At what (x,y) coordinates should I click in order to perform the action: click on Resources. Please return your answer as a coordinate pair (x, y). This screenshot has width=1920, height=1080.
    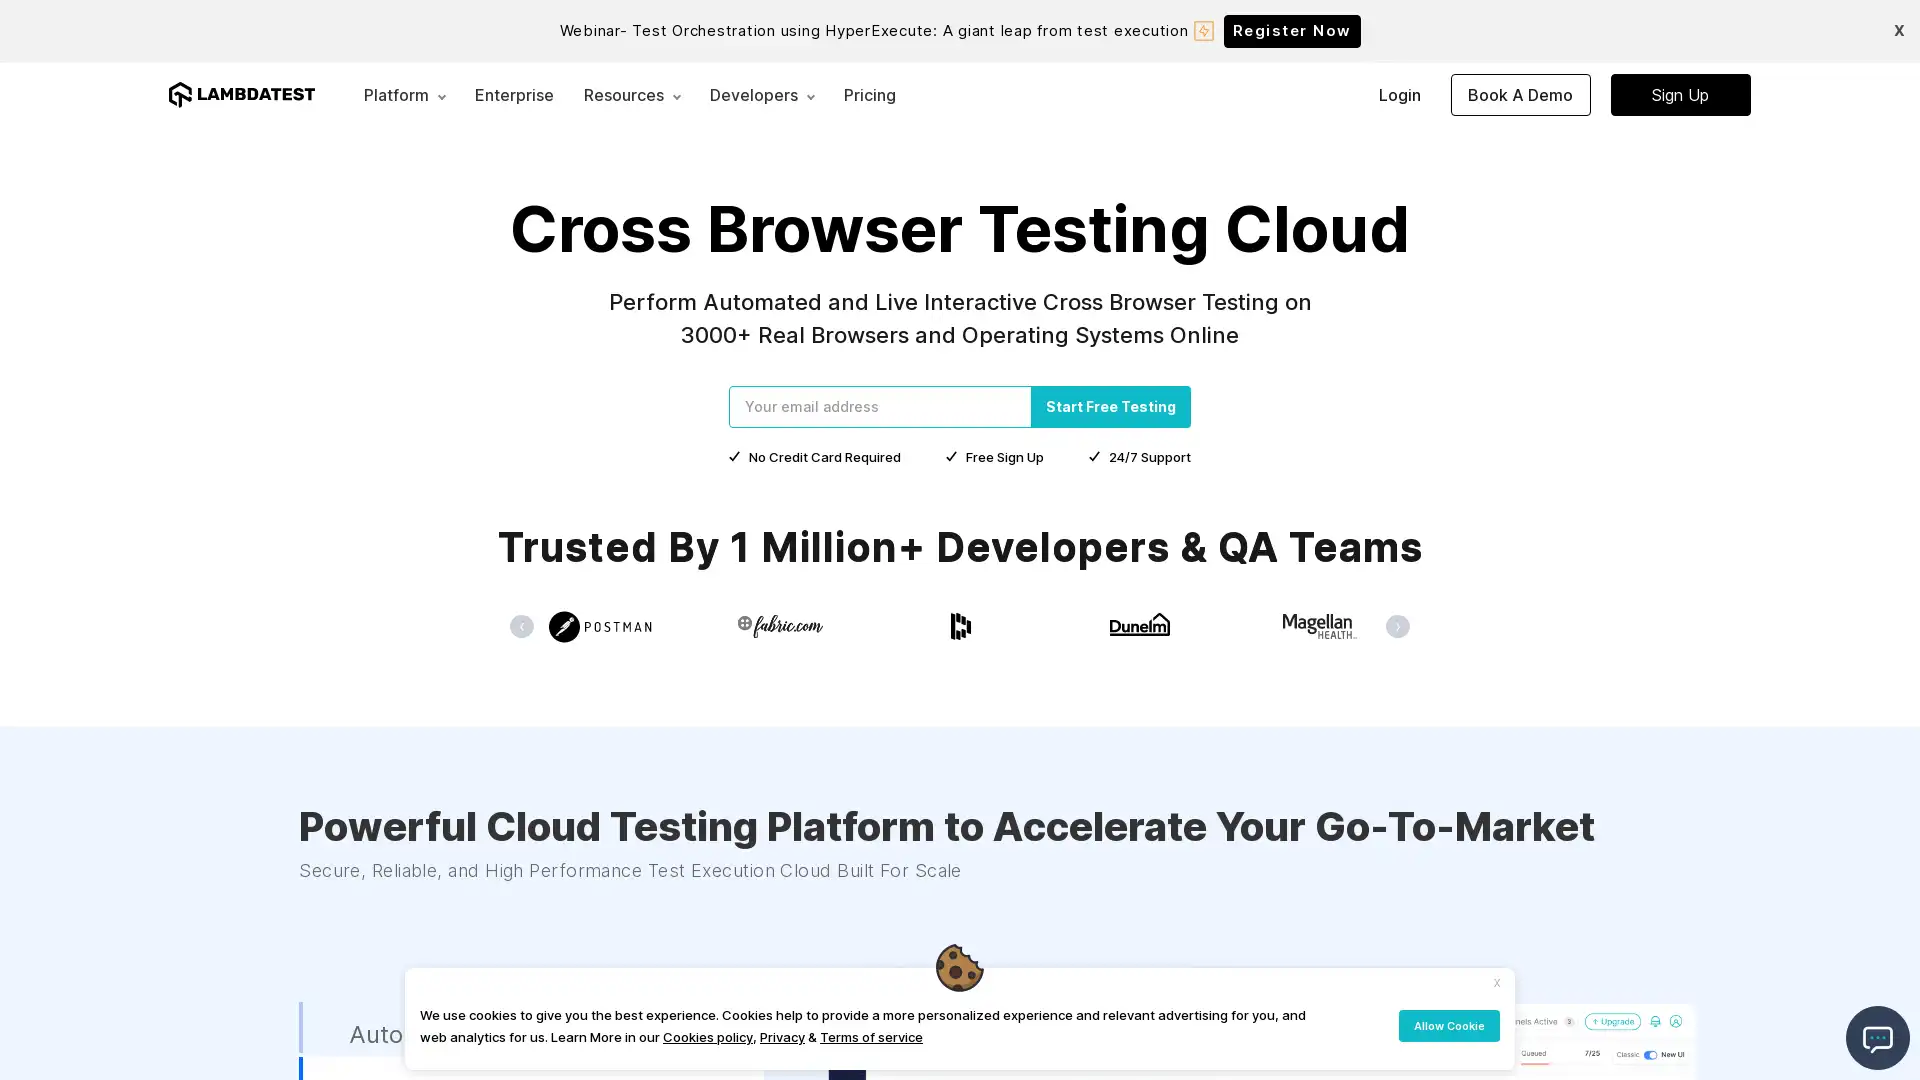
    Looking at the image, I should click on (631, 93).